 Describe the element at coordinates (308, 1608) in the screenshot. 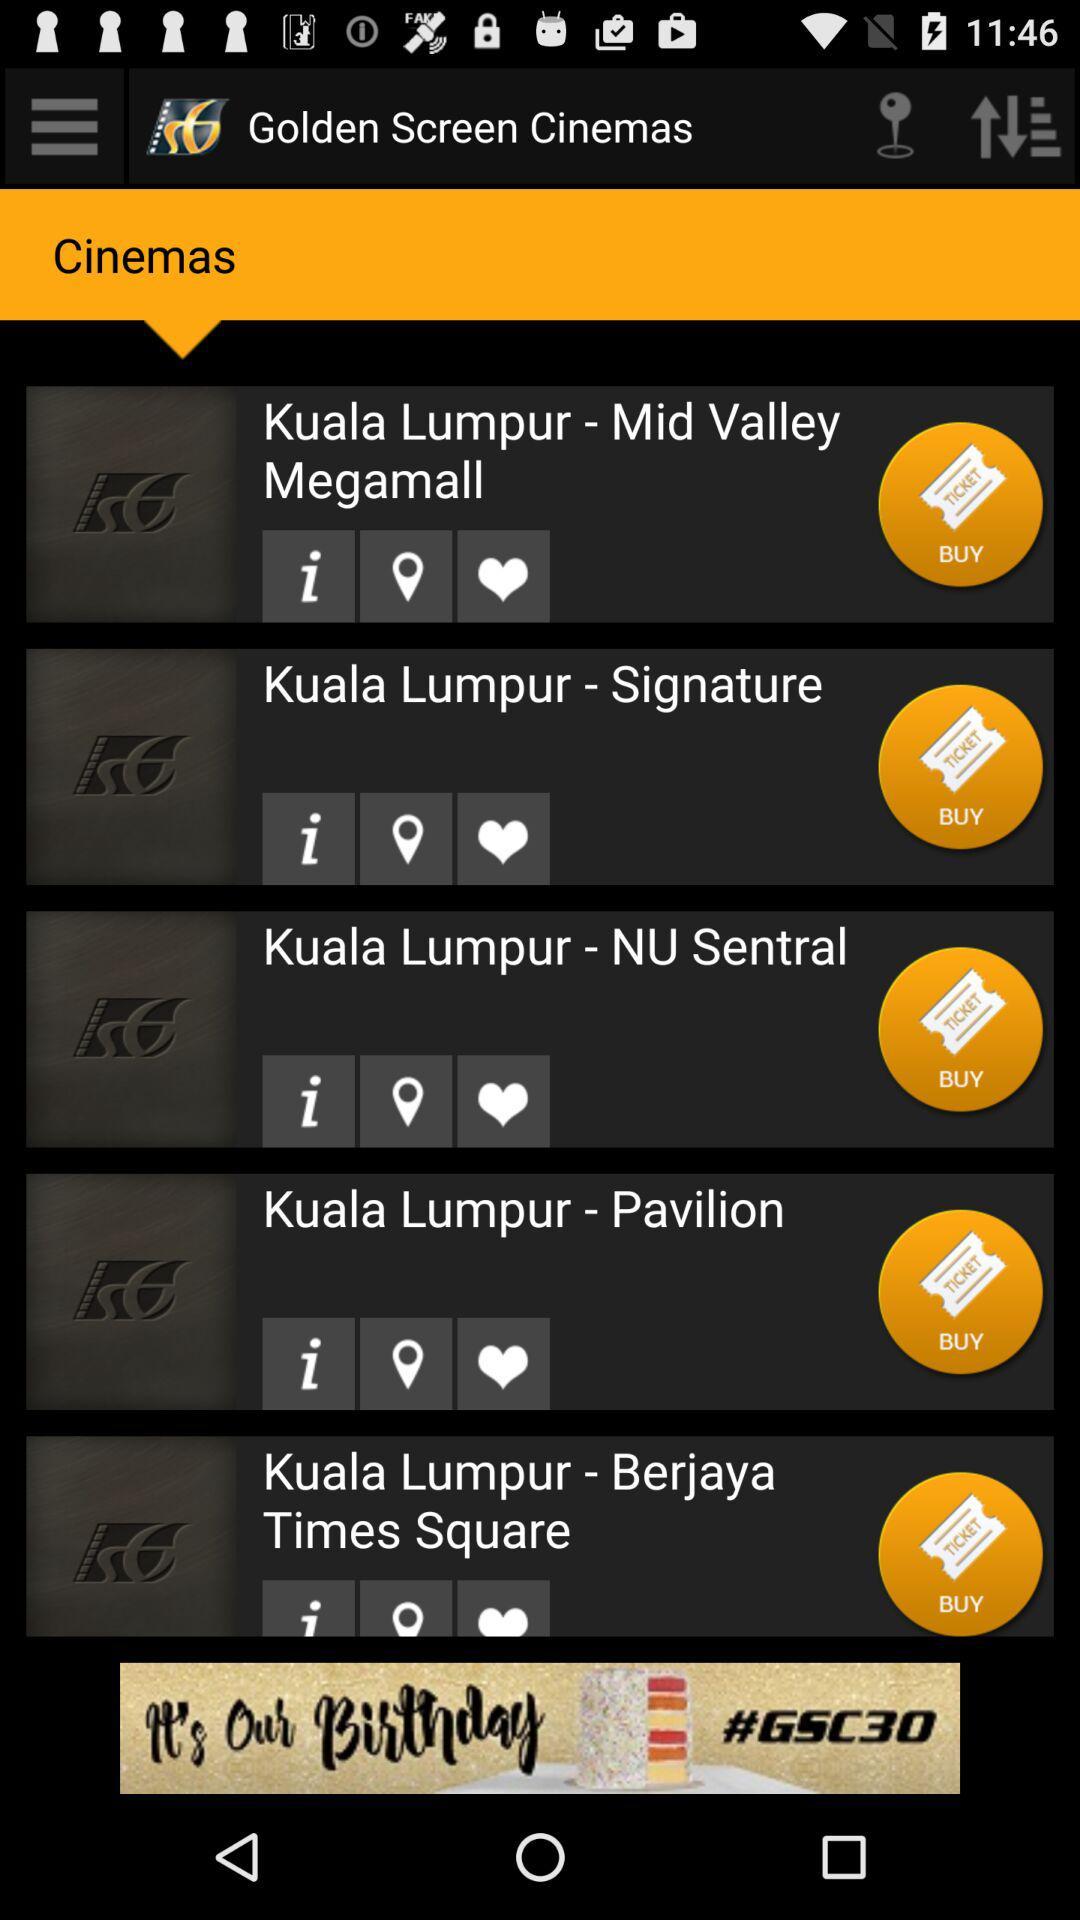

I see `see information` at that location.